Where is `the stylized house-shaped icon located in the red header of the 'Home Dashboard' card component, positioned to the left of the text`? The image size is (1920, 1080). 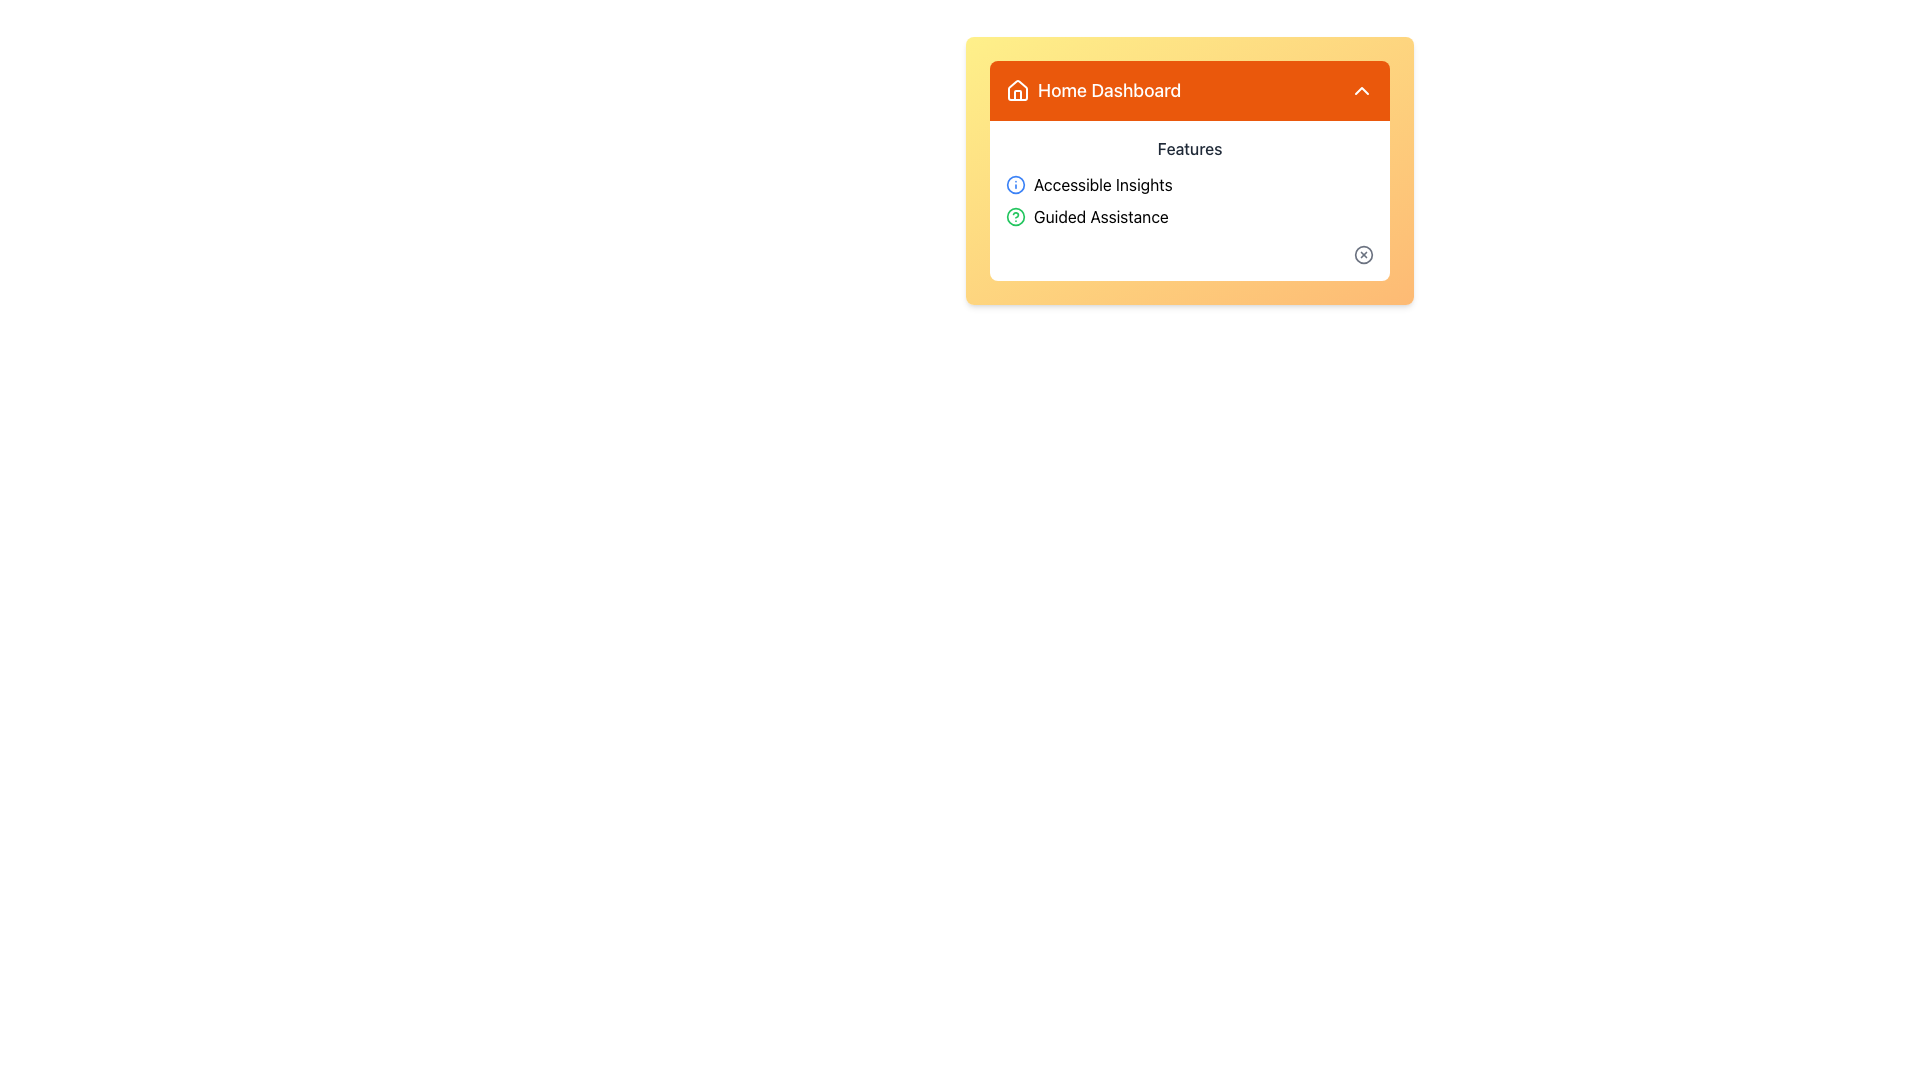
the stylized house-shaped icon located in the red header of the 'Home Dashboard' card component, positioned to the left of the text is located at coordinates (1017, 88).